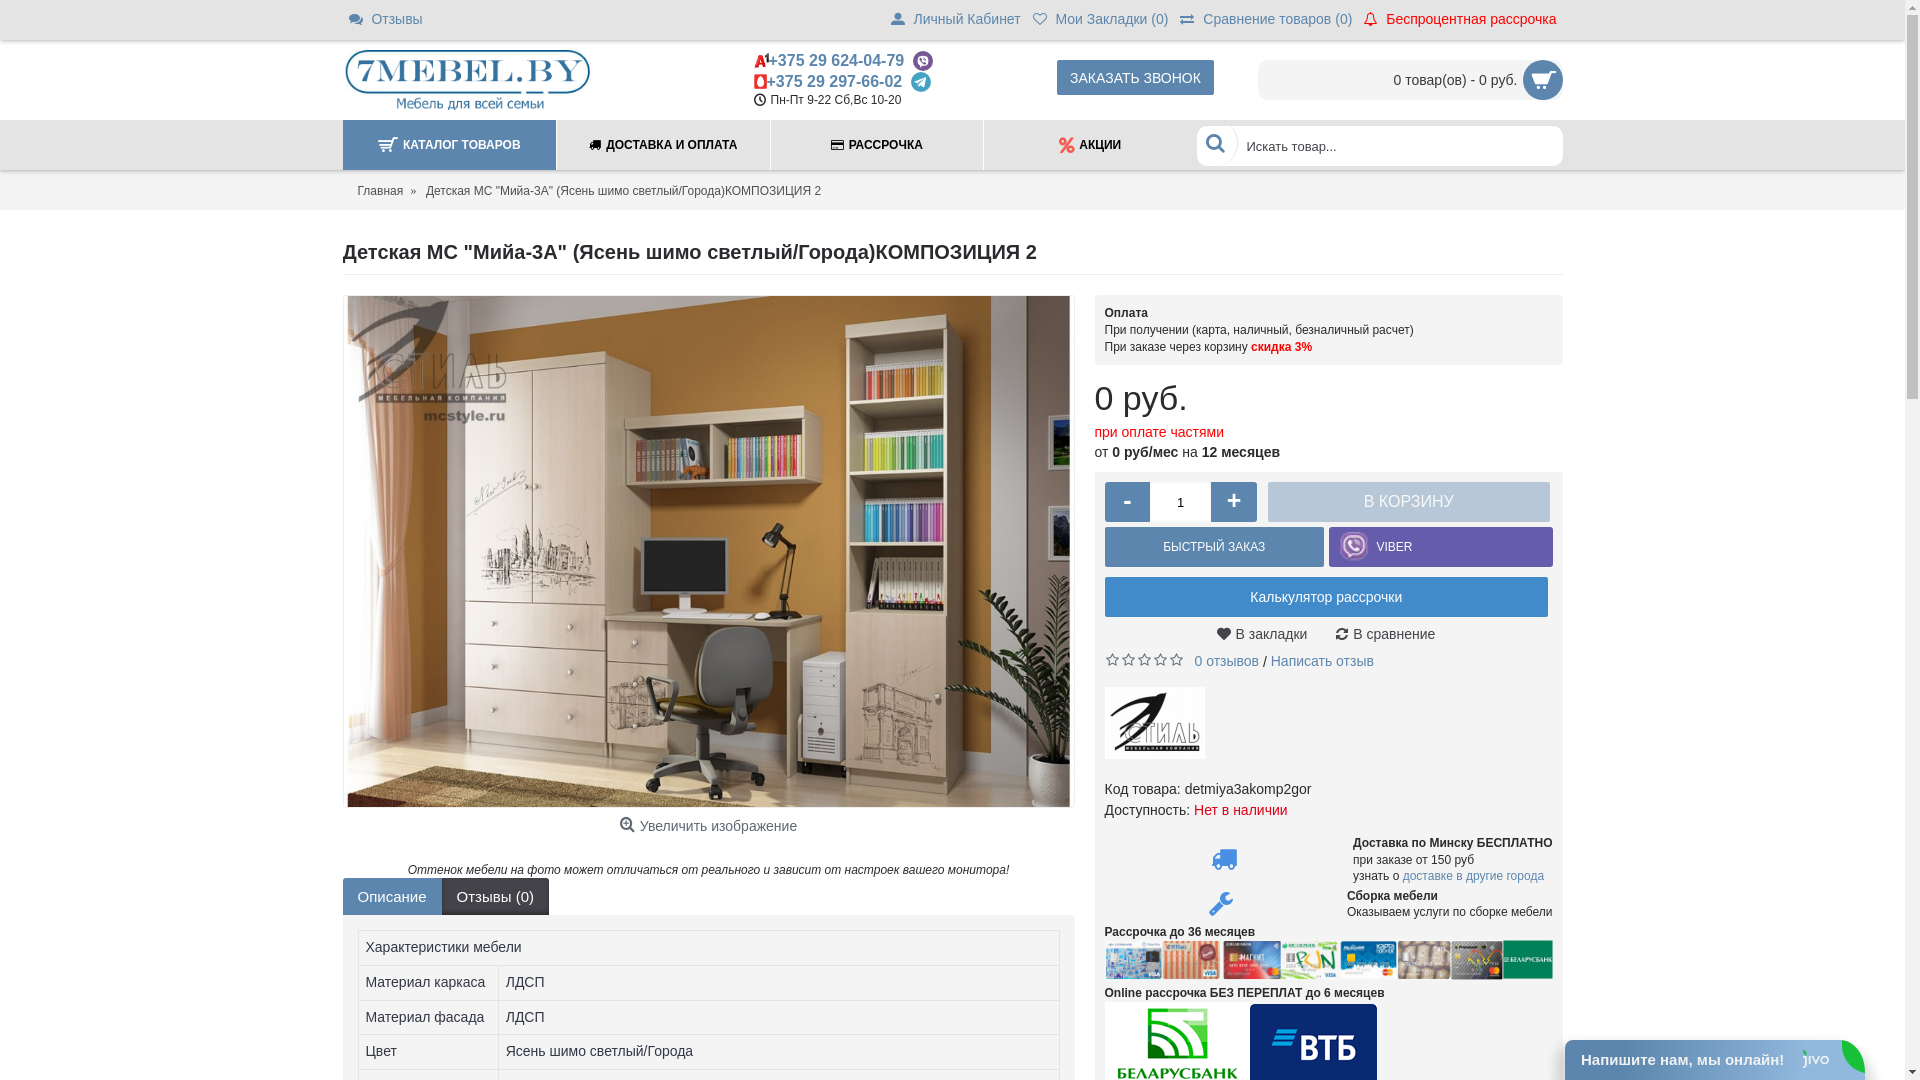 The image size is (1920, 1080). What do you see at coordinates (1209, 500) in the screenshot?
I see `'+'` at bounding box center [1209, 500].